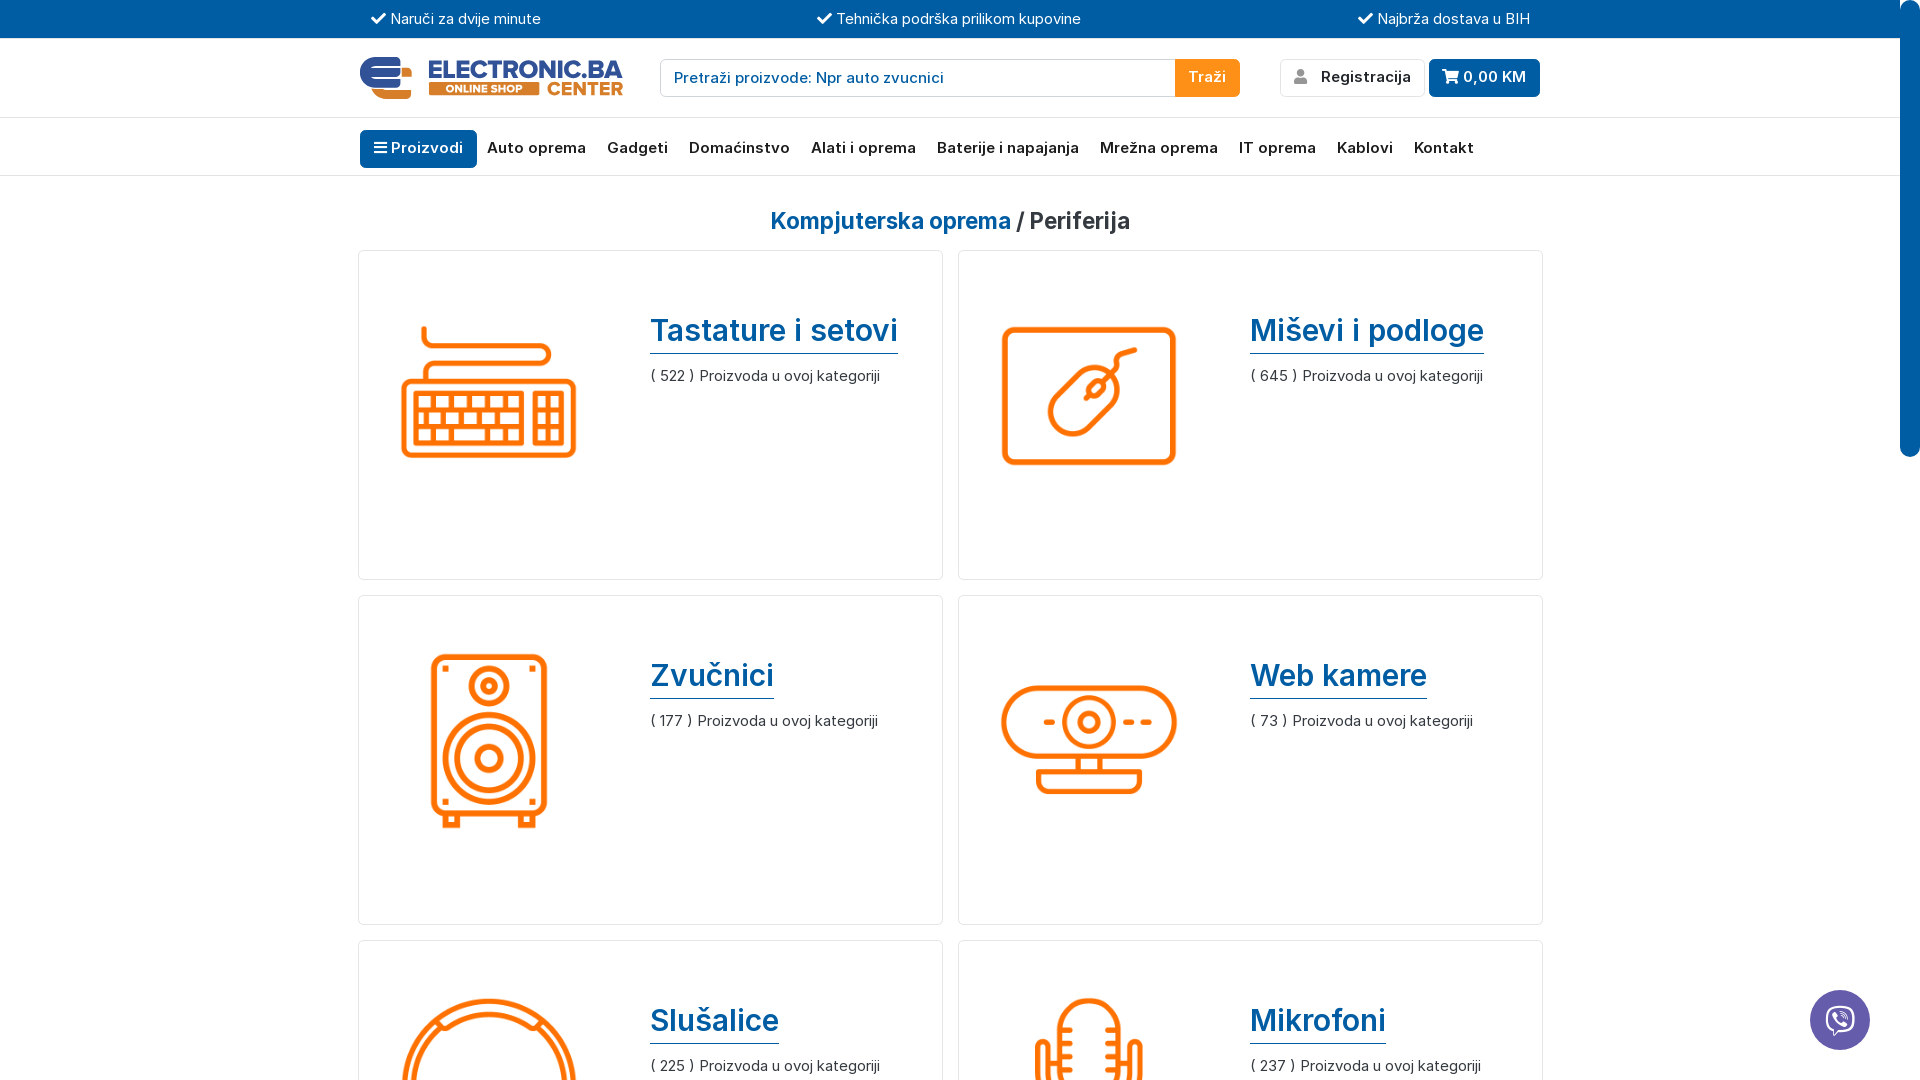 The width and height of the screenshot is (1920, 1080). Describe the element at coordinates (1387, 678) in the screenshot. I see `'Web kamere'` at that location.